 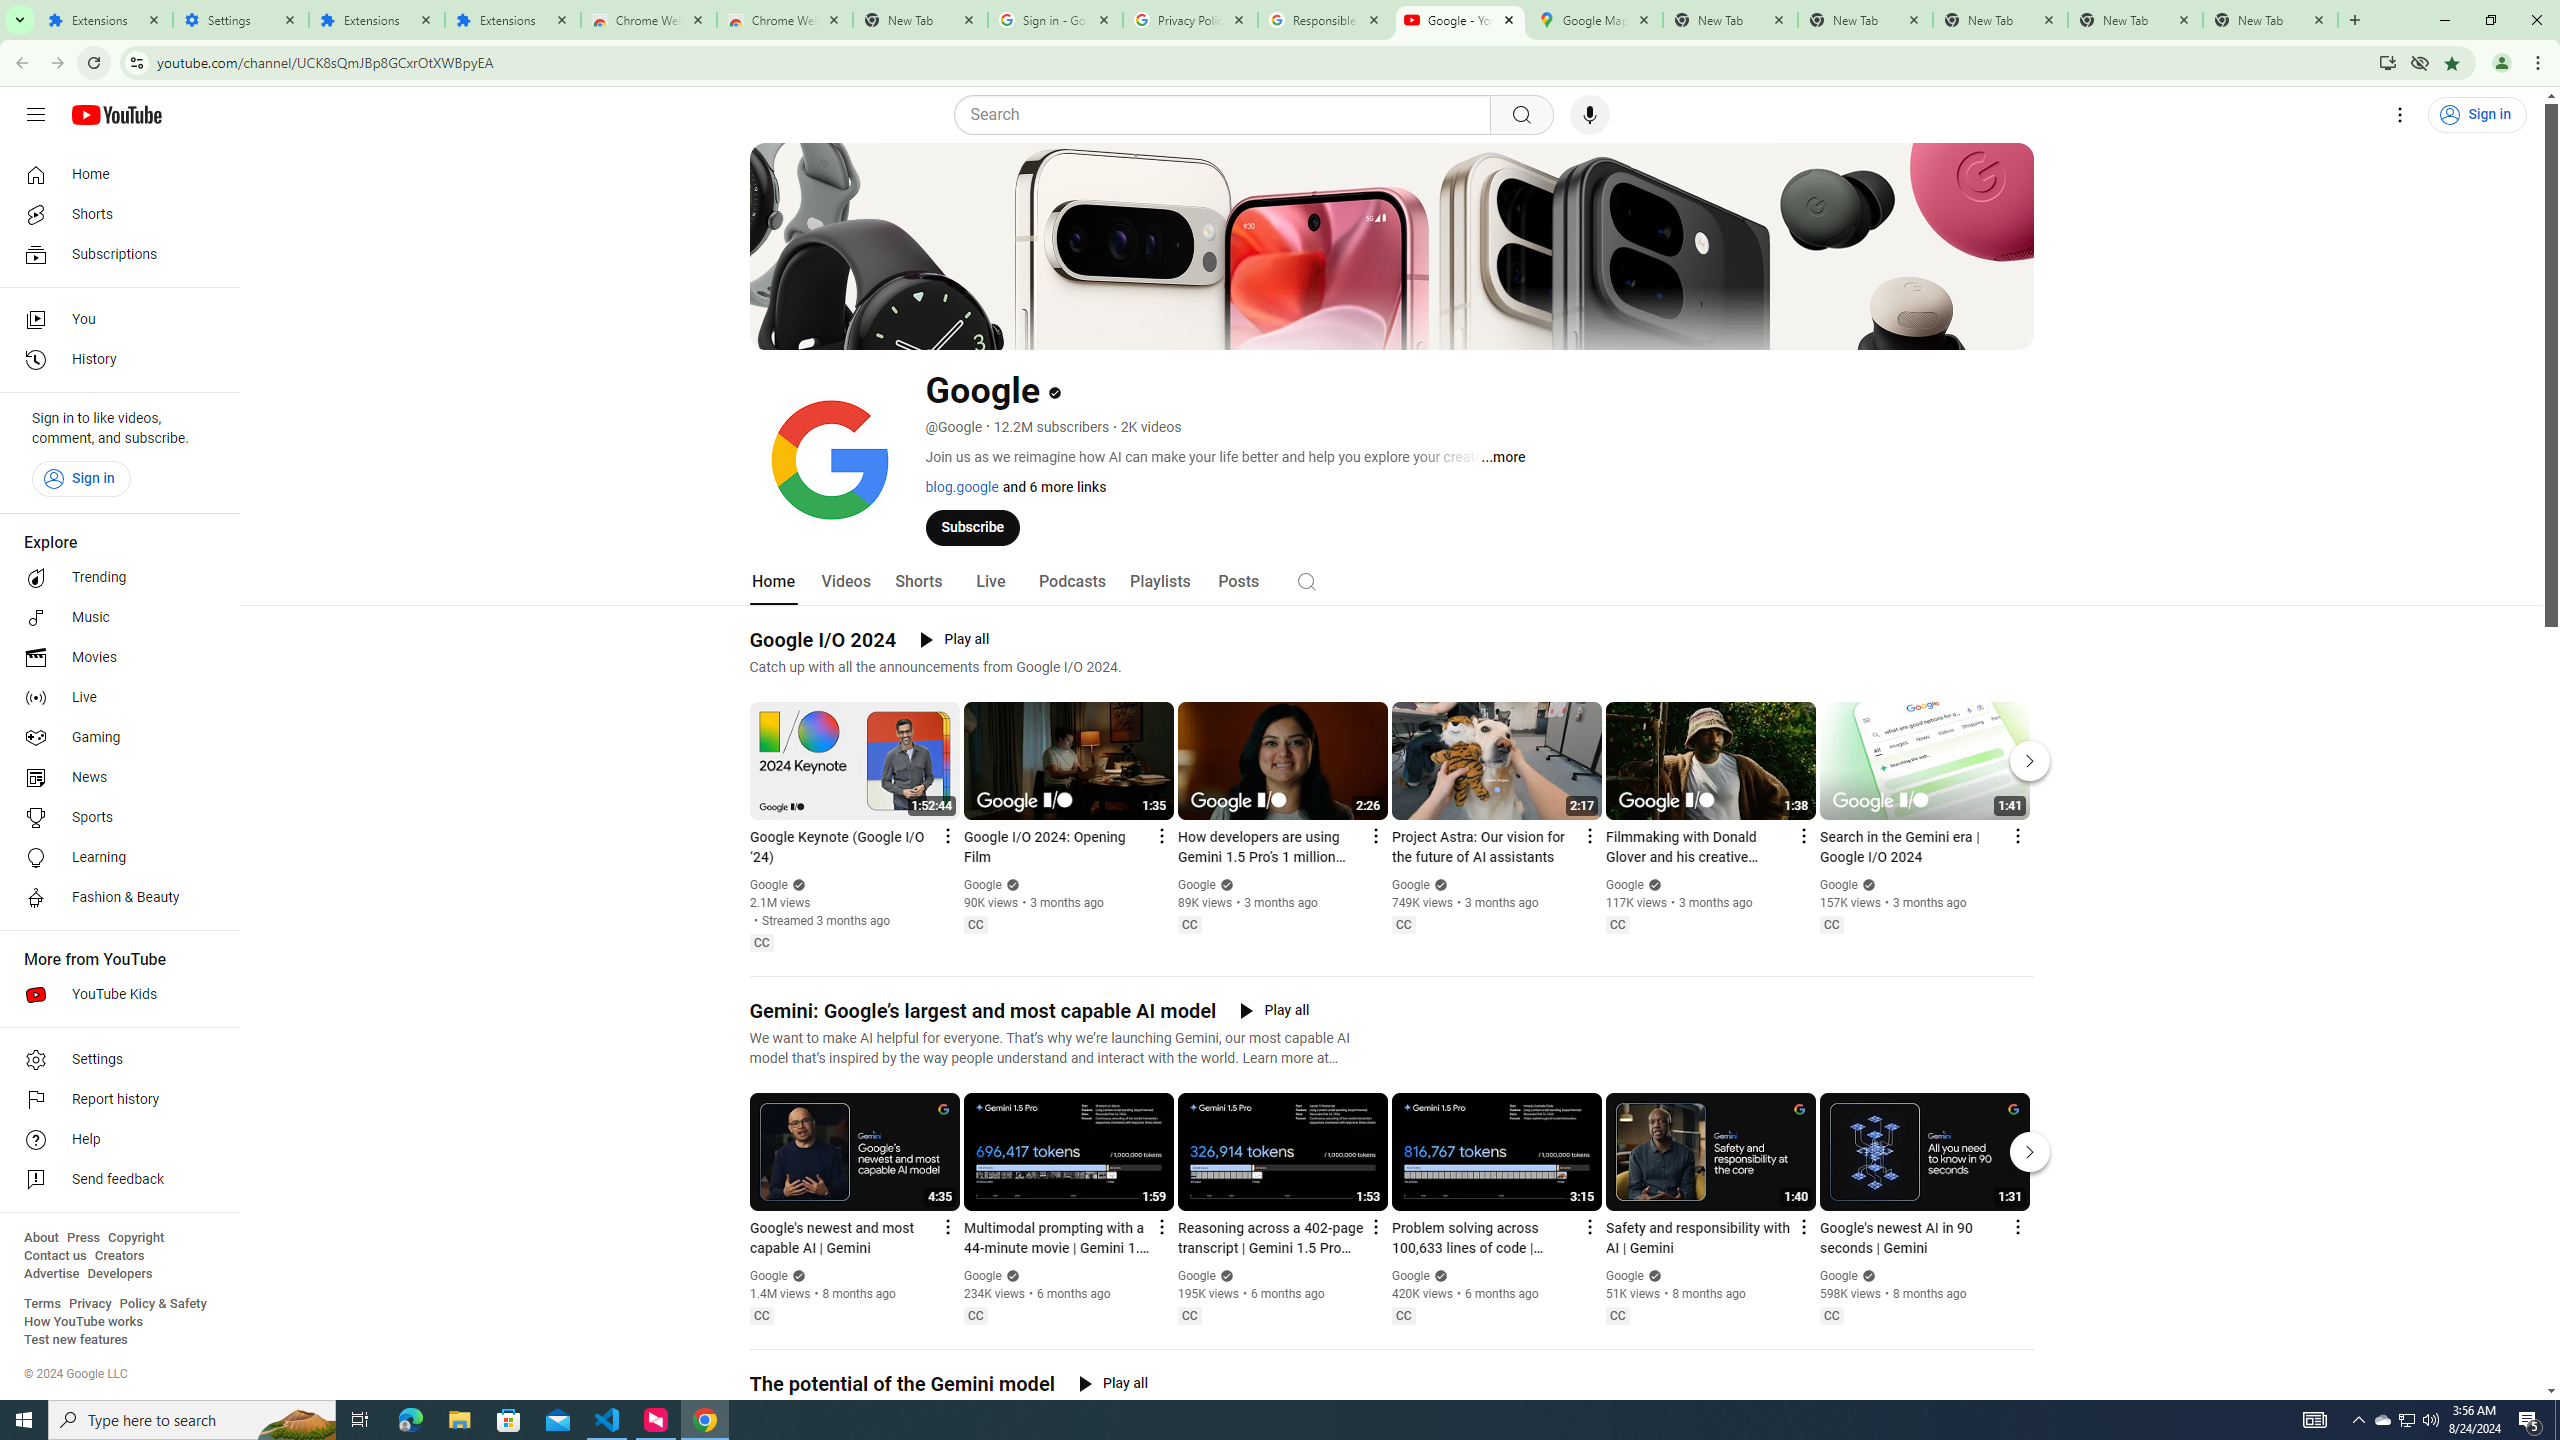 What do you see at coordinates (113, 253) in the screenshot?
I see `'Subscriptions'` at bounding box center [113, 253].